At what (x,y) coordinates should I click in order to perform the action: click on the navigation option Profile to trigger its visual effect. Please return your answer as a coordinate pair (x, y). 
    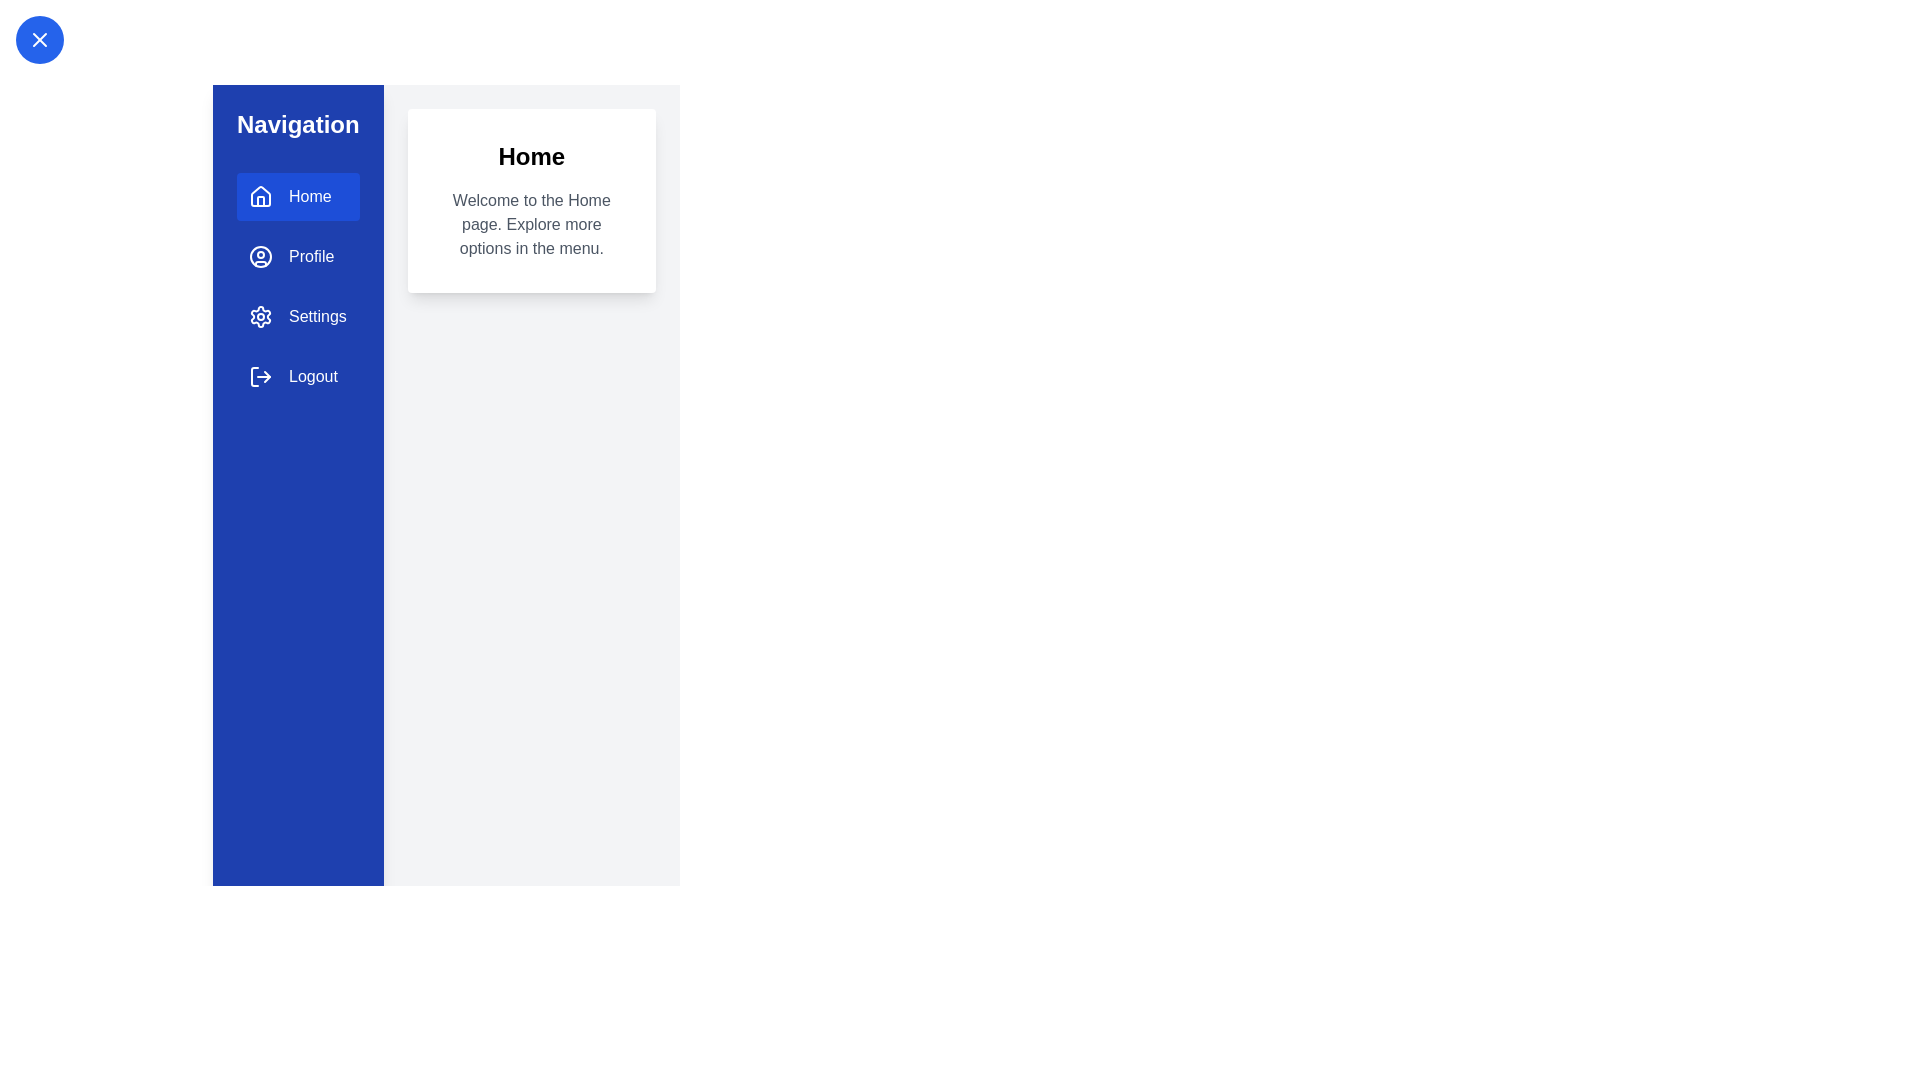
    Looking at the image, I should click on (296, 256).